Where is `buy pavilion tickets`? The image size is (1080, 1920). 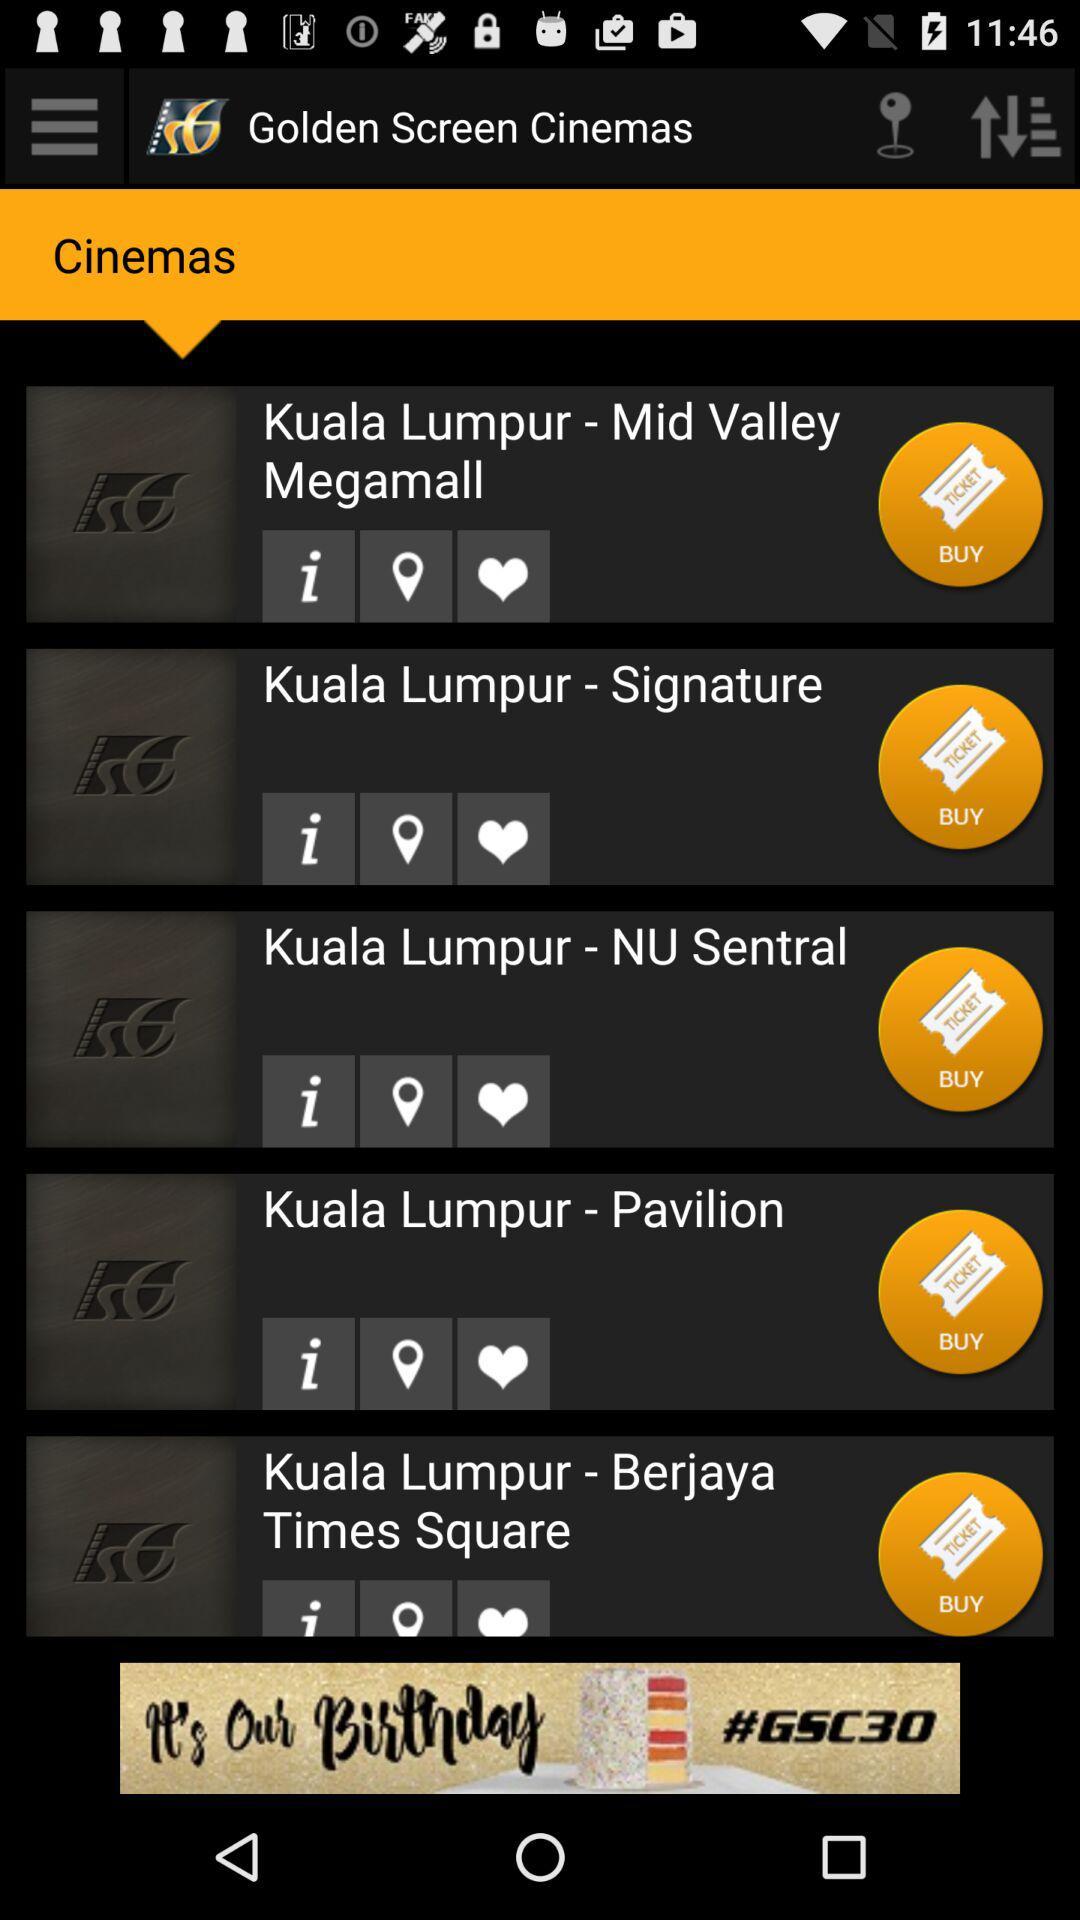
buy pavilion tickets is located at coordinates (960, 1291).